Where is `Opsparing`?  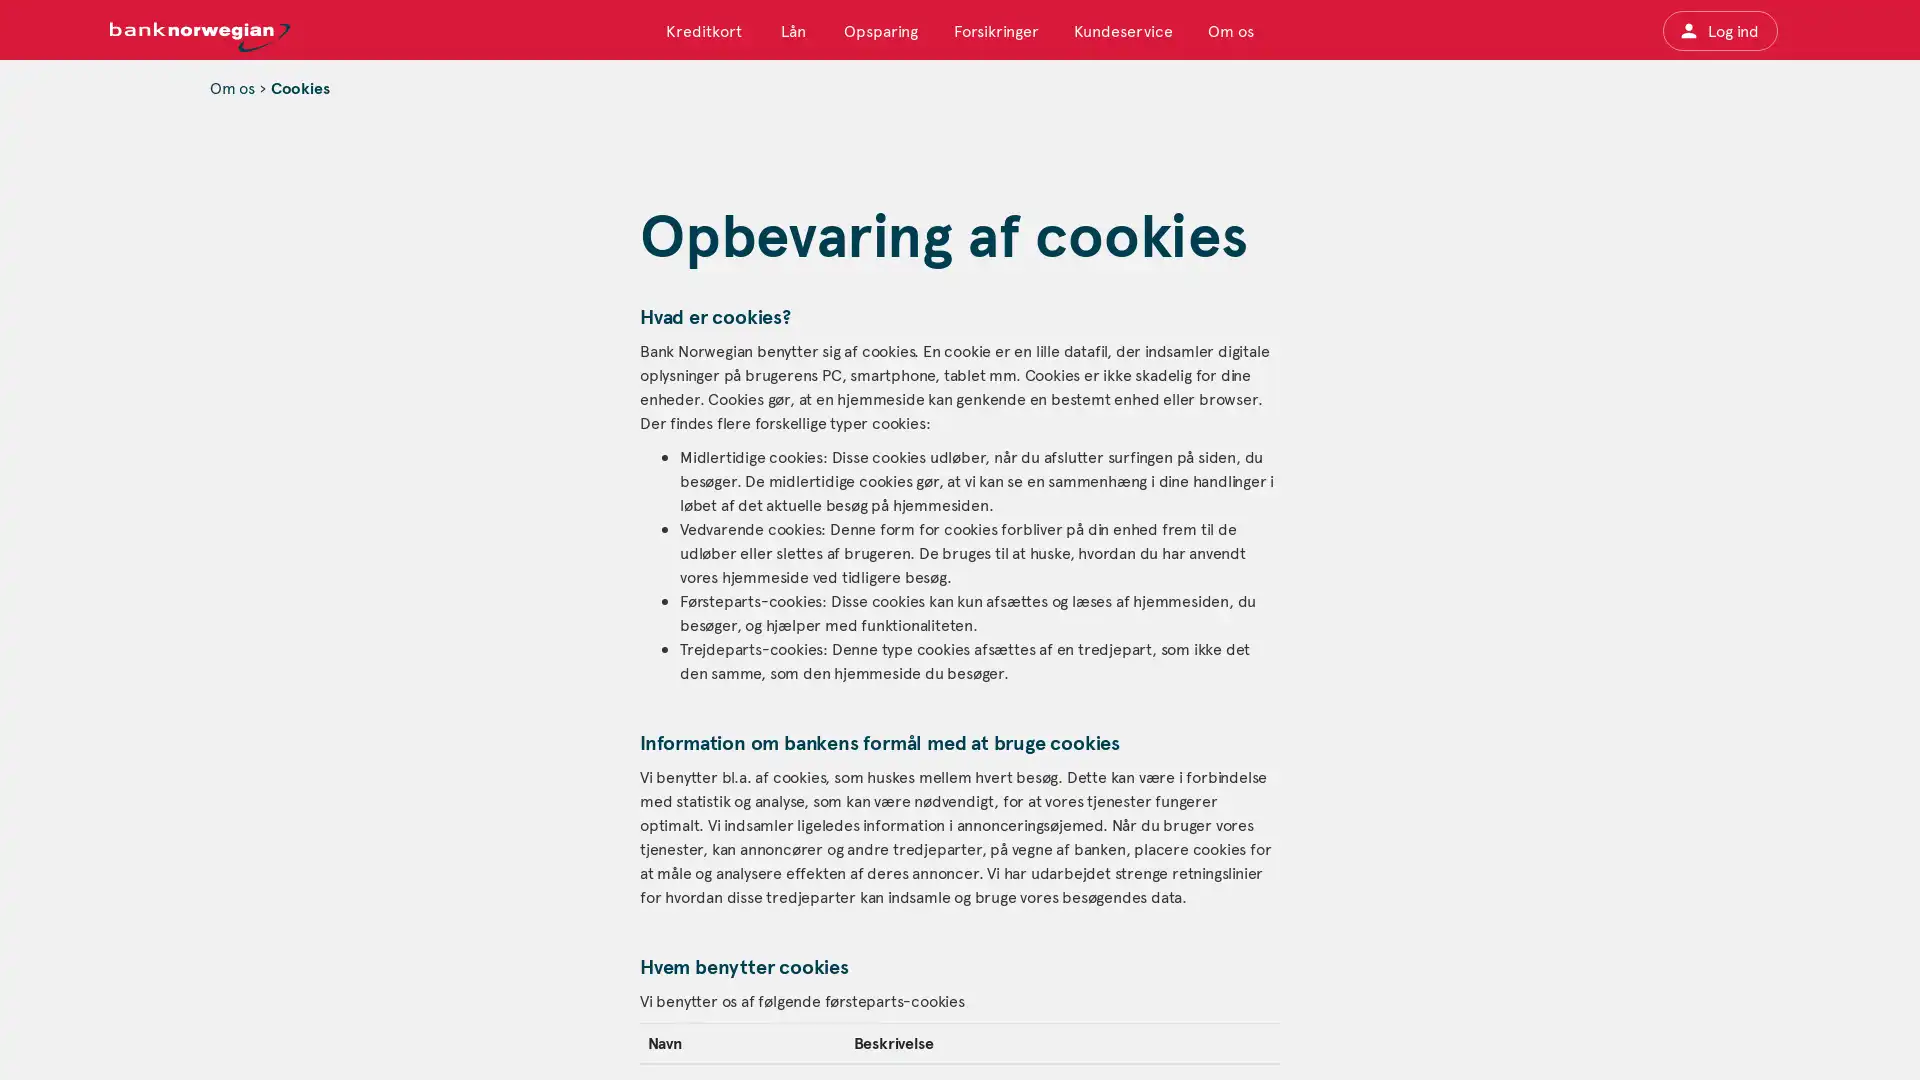
Opsparing is located at coordinates (880, 30).